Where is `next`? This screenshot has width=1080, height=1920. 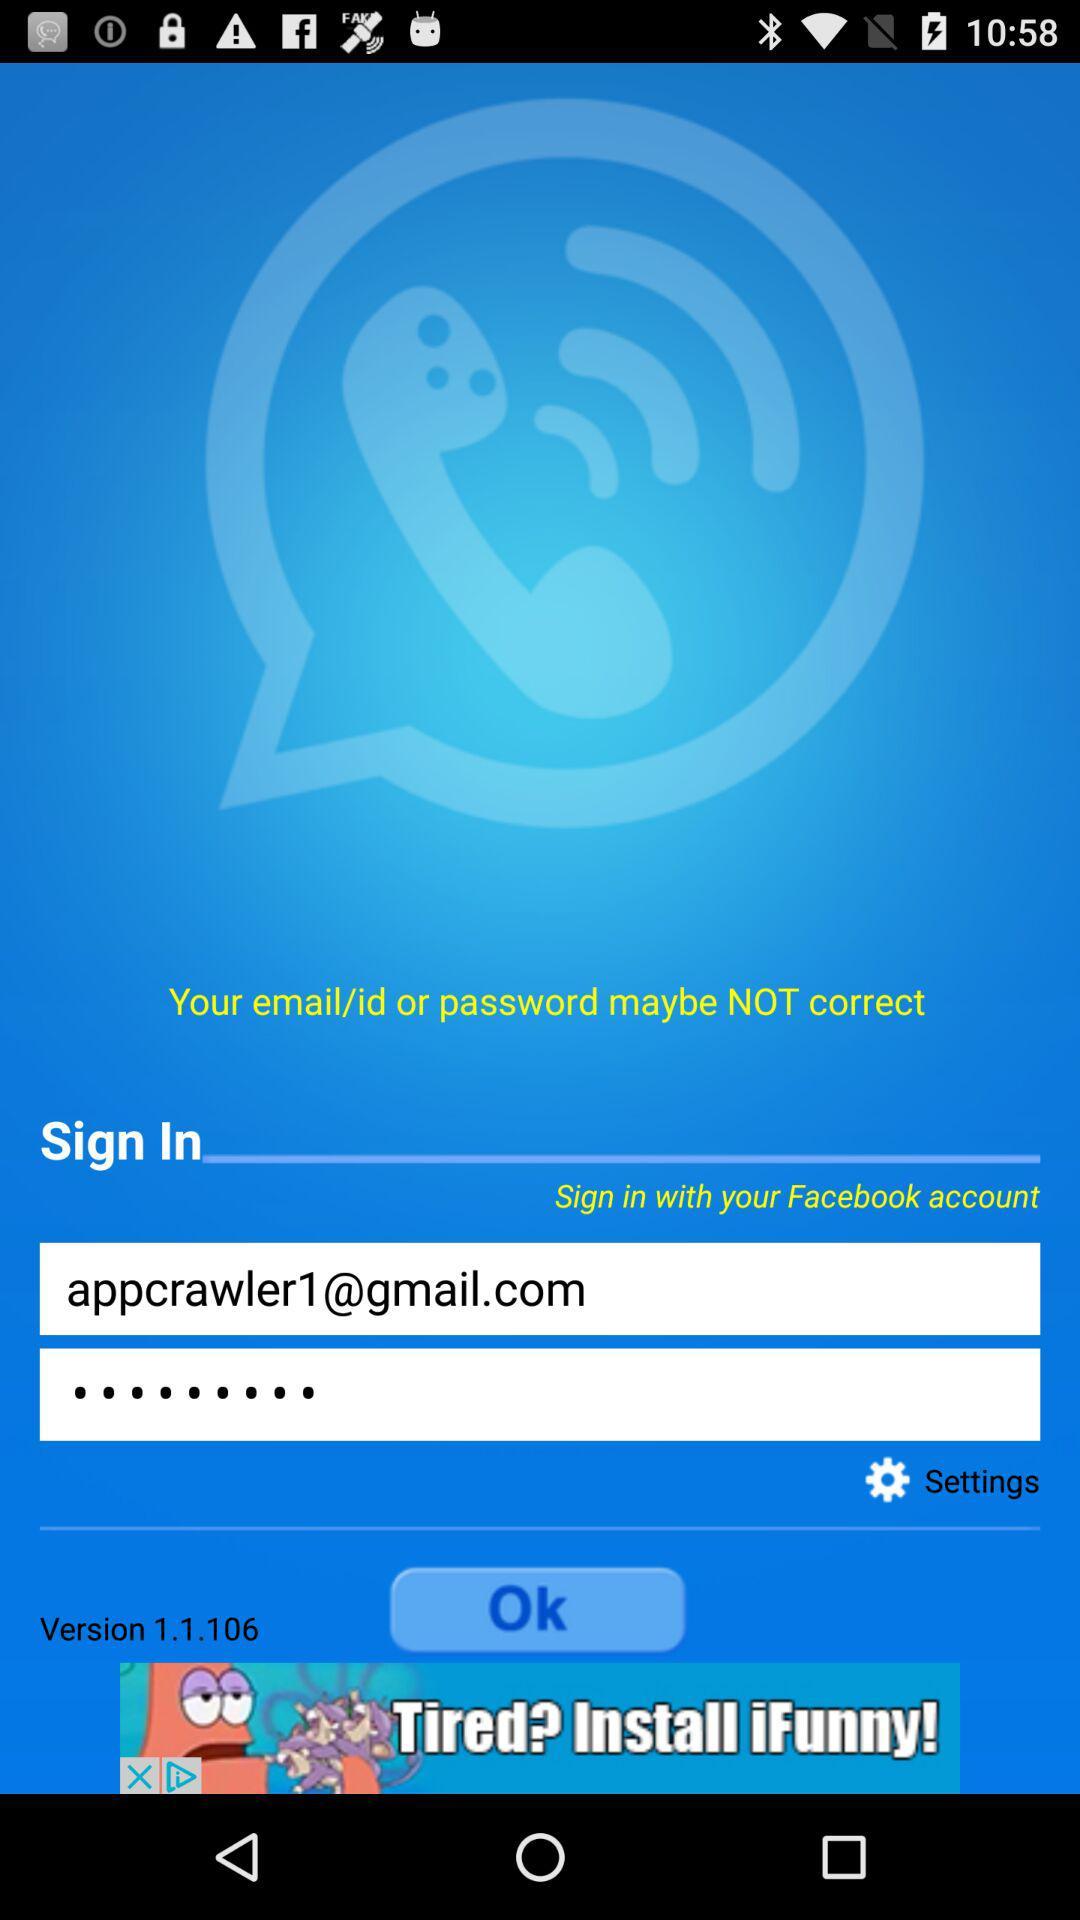
next is located at coordinates (540, 1611).